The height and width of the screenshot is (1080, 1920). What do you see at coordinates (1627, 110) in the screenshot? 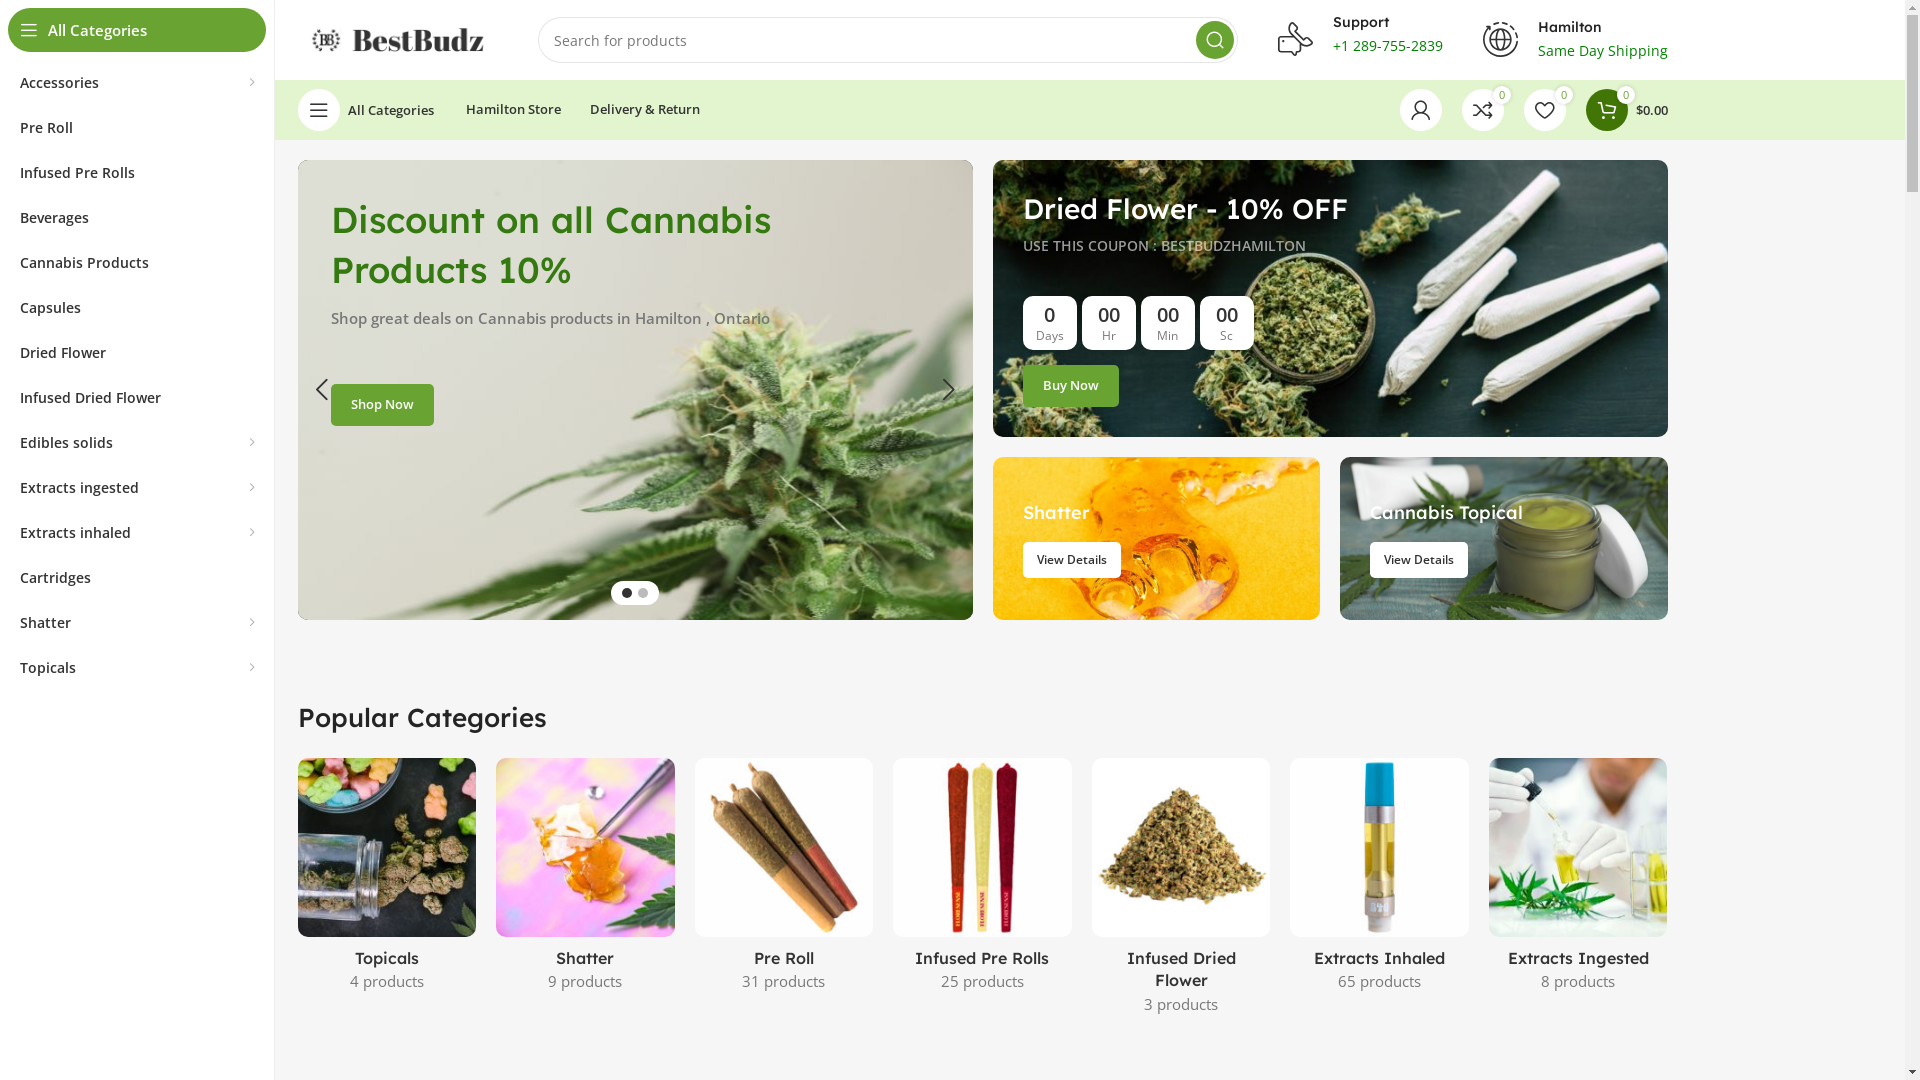
I see `'0` at bounding box center [1627, 110].